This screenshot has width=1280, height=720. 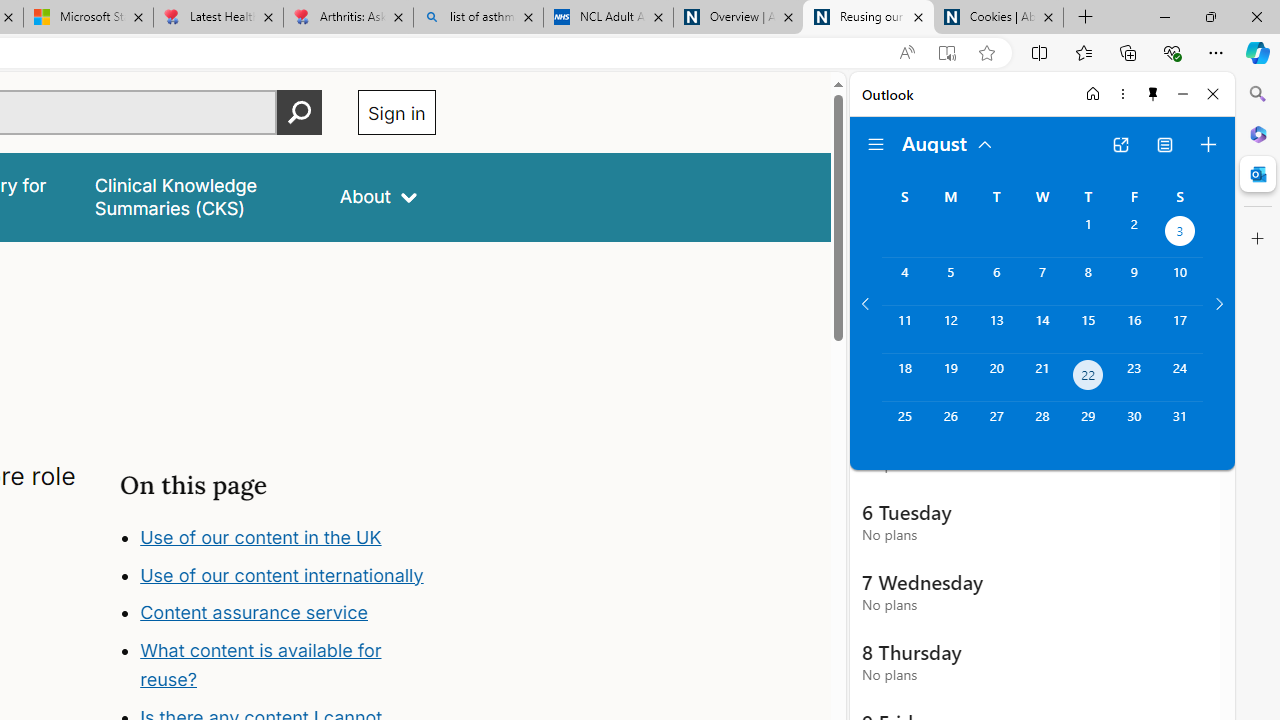 I want to click on 'Saturday, August 3, 2024. Date selected. ', so click(x=1180, y=232).